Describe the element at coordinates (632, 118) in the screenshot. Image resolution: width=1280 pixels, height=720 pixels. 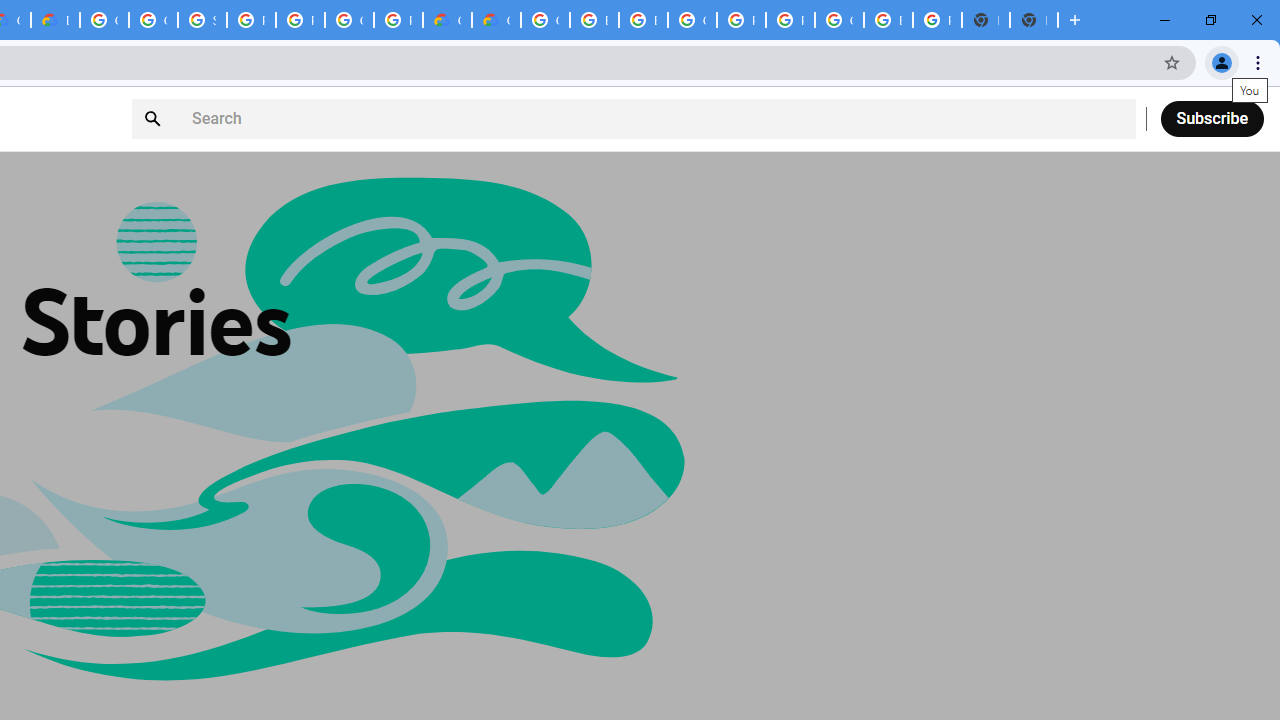
I see `'AutomationID: search_bar_input_header'` at that location.